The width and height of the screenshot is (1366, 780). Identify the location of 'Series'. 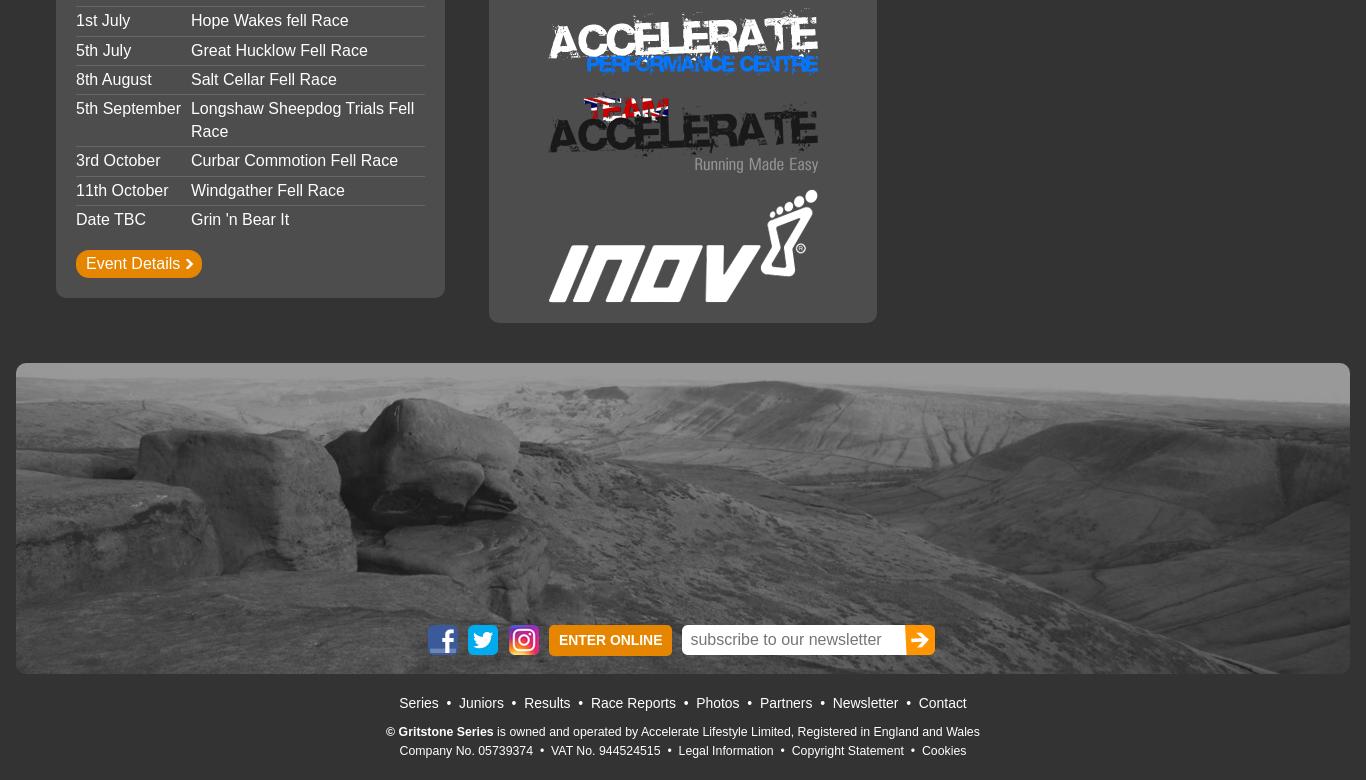
(417, 701).